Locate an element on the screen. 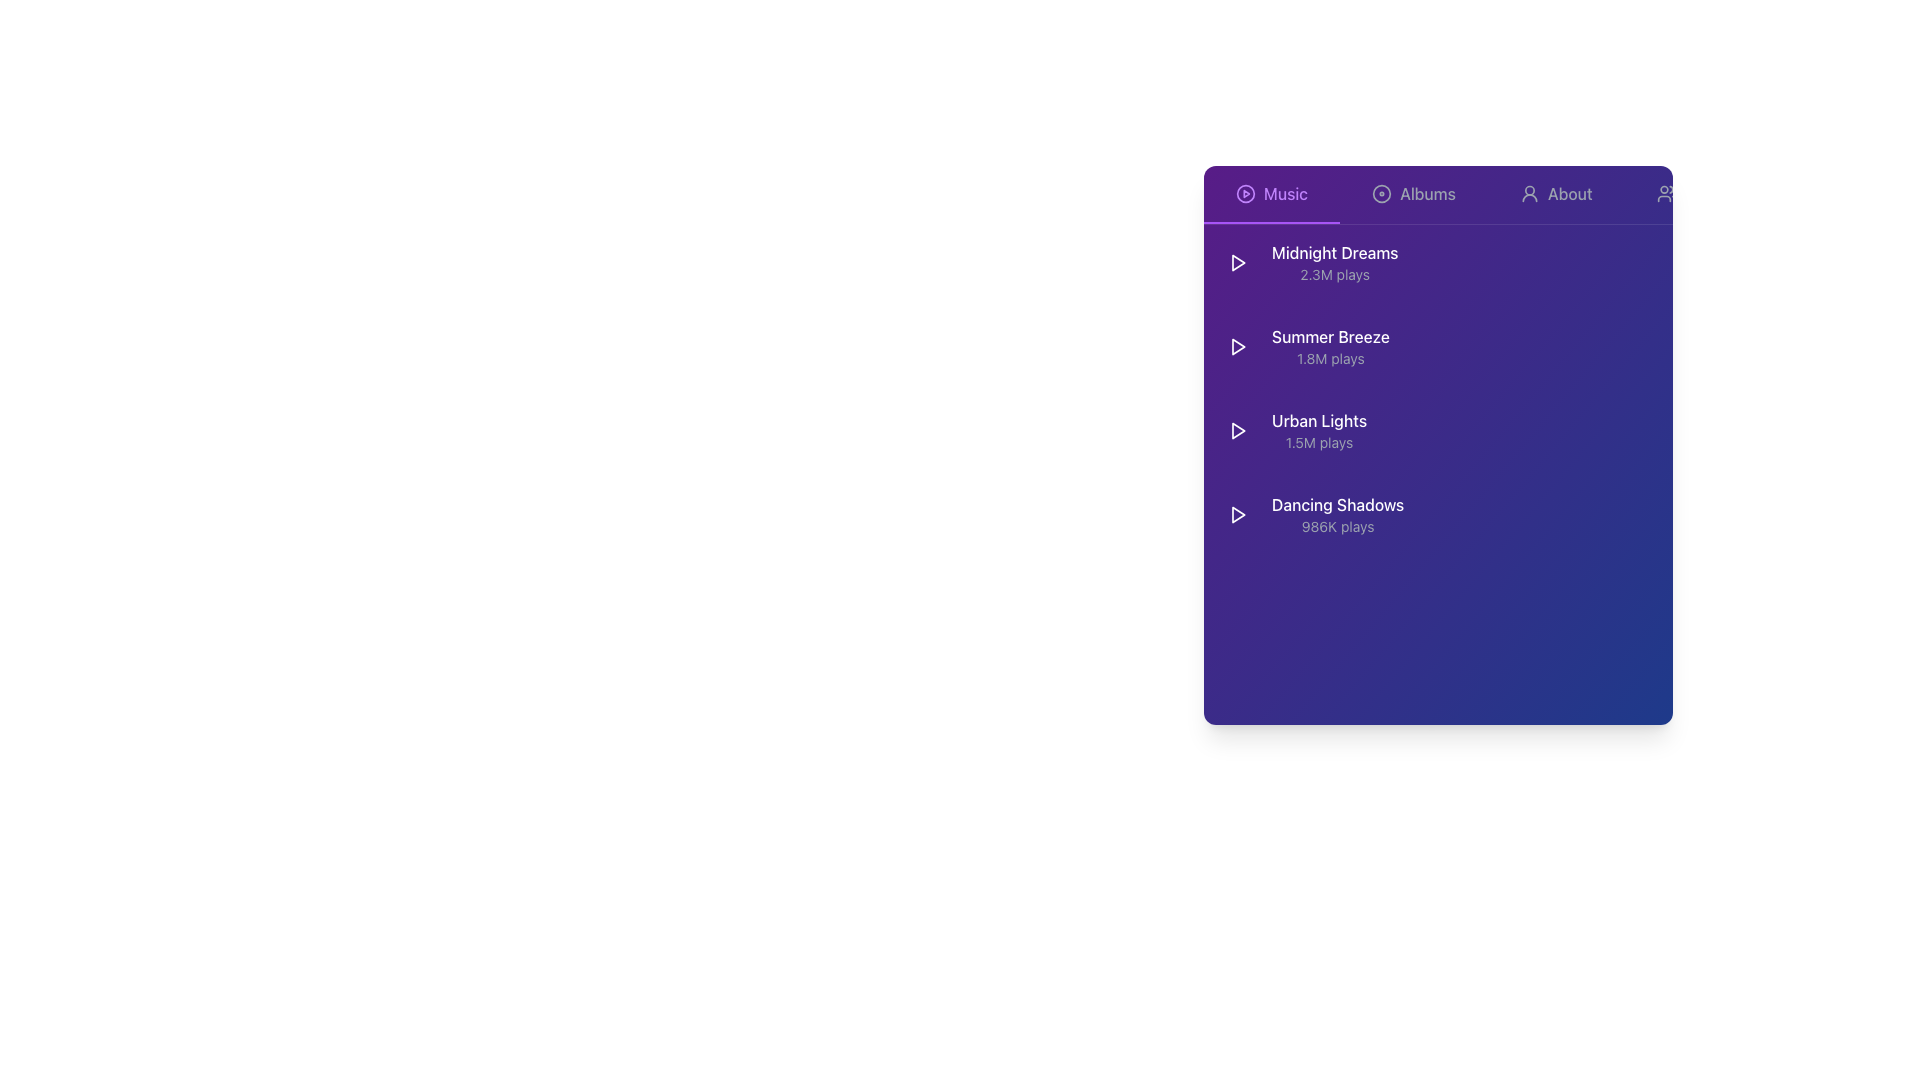 The height and width of the screenshot is (1080, 1920). the play button on the second list item labeled 'Summer Breeze' in the music playlist interface is located at coordinates (1437, 346).